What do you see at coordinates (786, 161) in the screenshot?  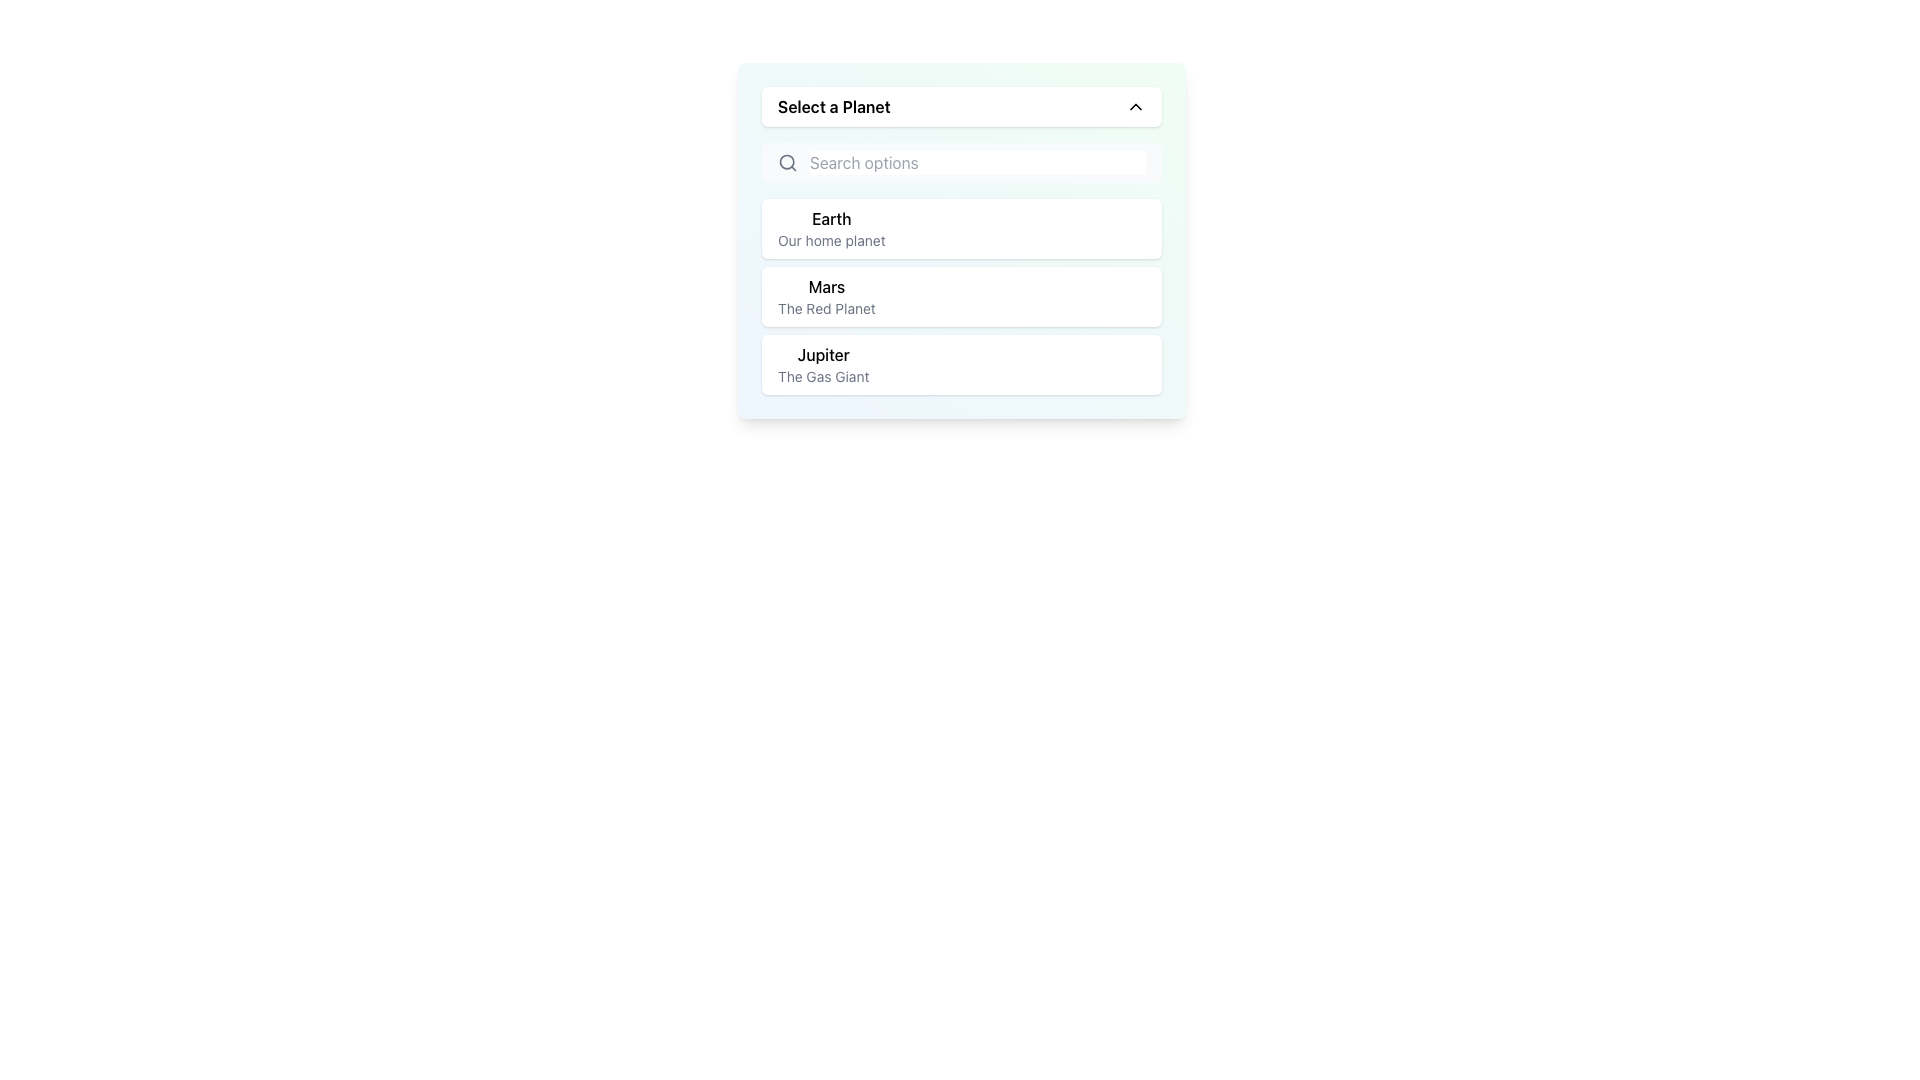 I see `the circular graphical element representing the lens of a magnifying glass in the search icon, located to the left of the search input field` at bounding box center [786, 161].